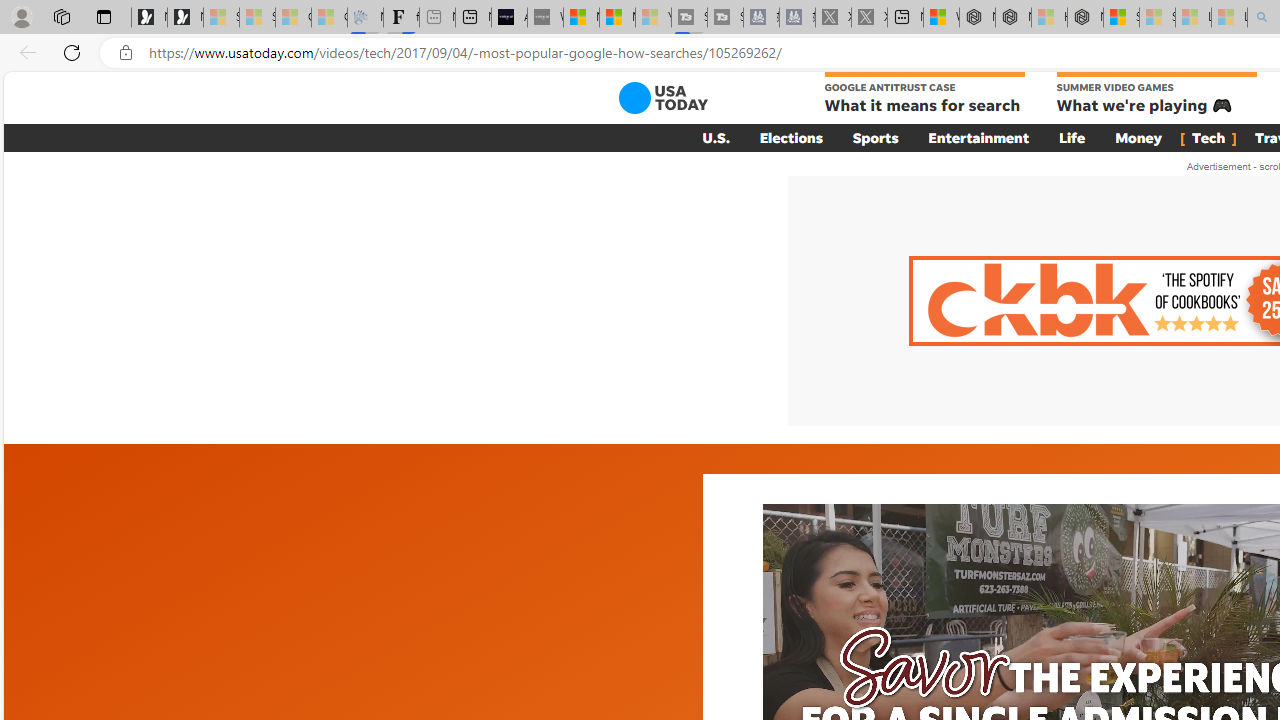 This screenshot has width=1280, height=720. What do you see at coordinates (978, 136) in the screenshot?
I see `'Entertainment'` at bounding box center [978, 136].